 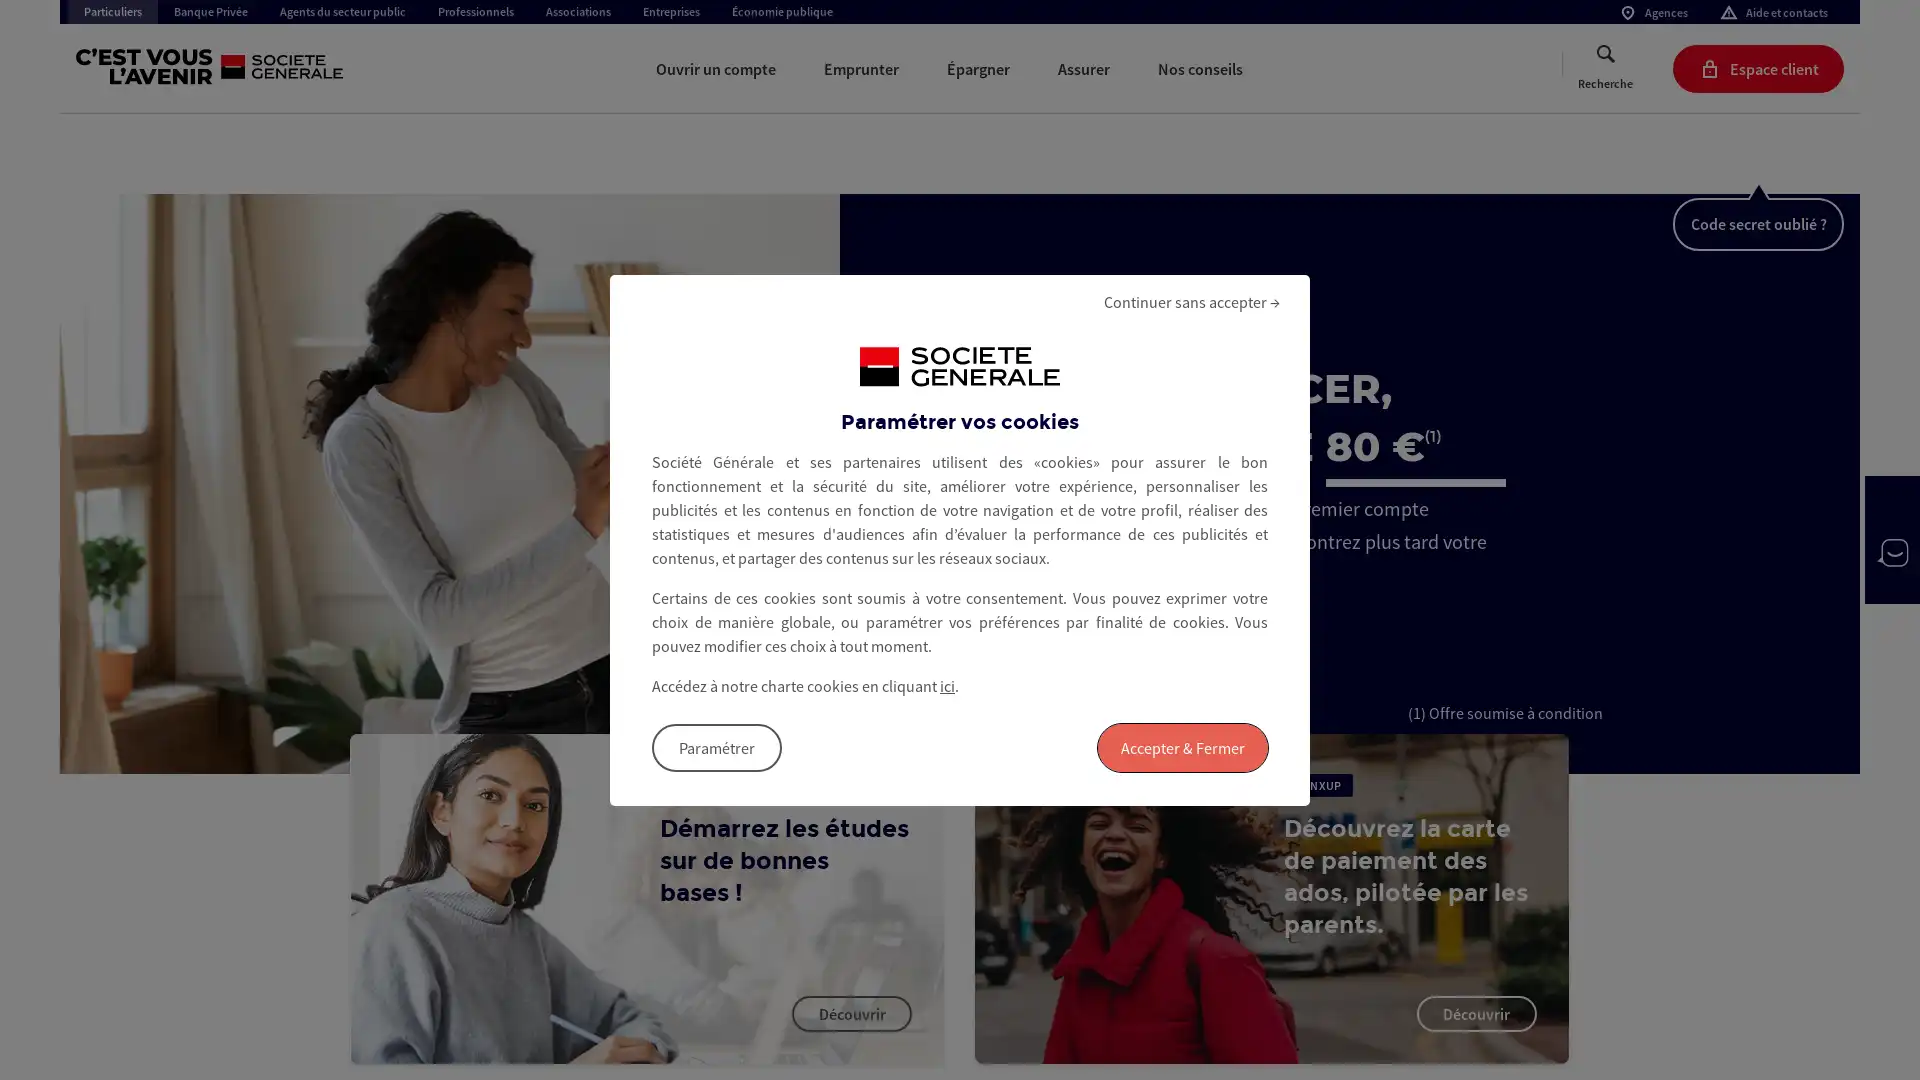 I want to click on Accepter & Fermer, so click(x=1182, y=747).